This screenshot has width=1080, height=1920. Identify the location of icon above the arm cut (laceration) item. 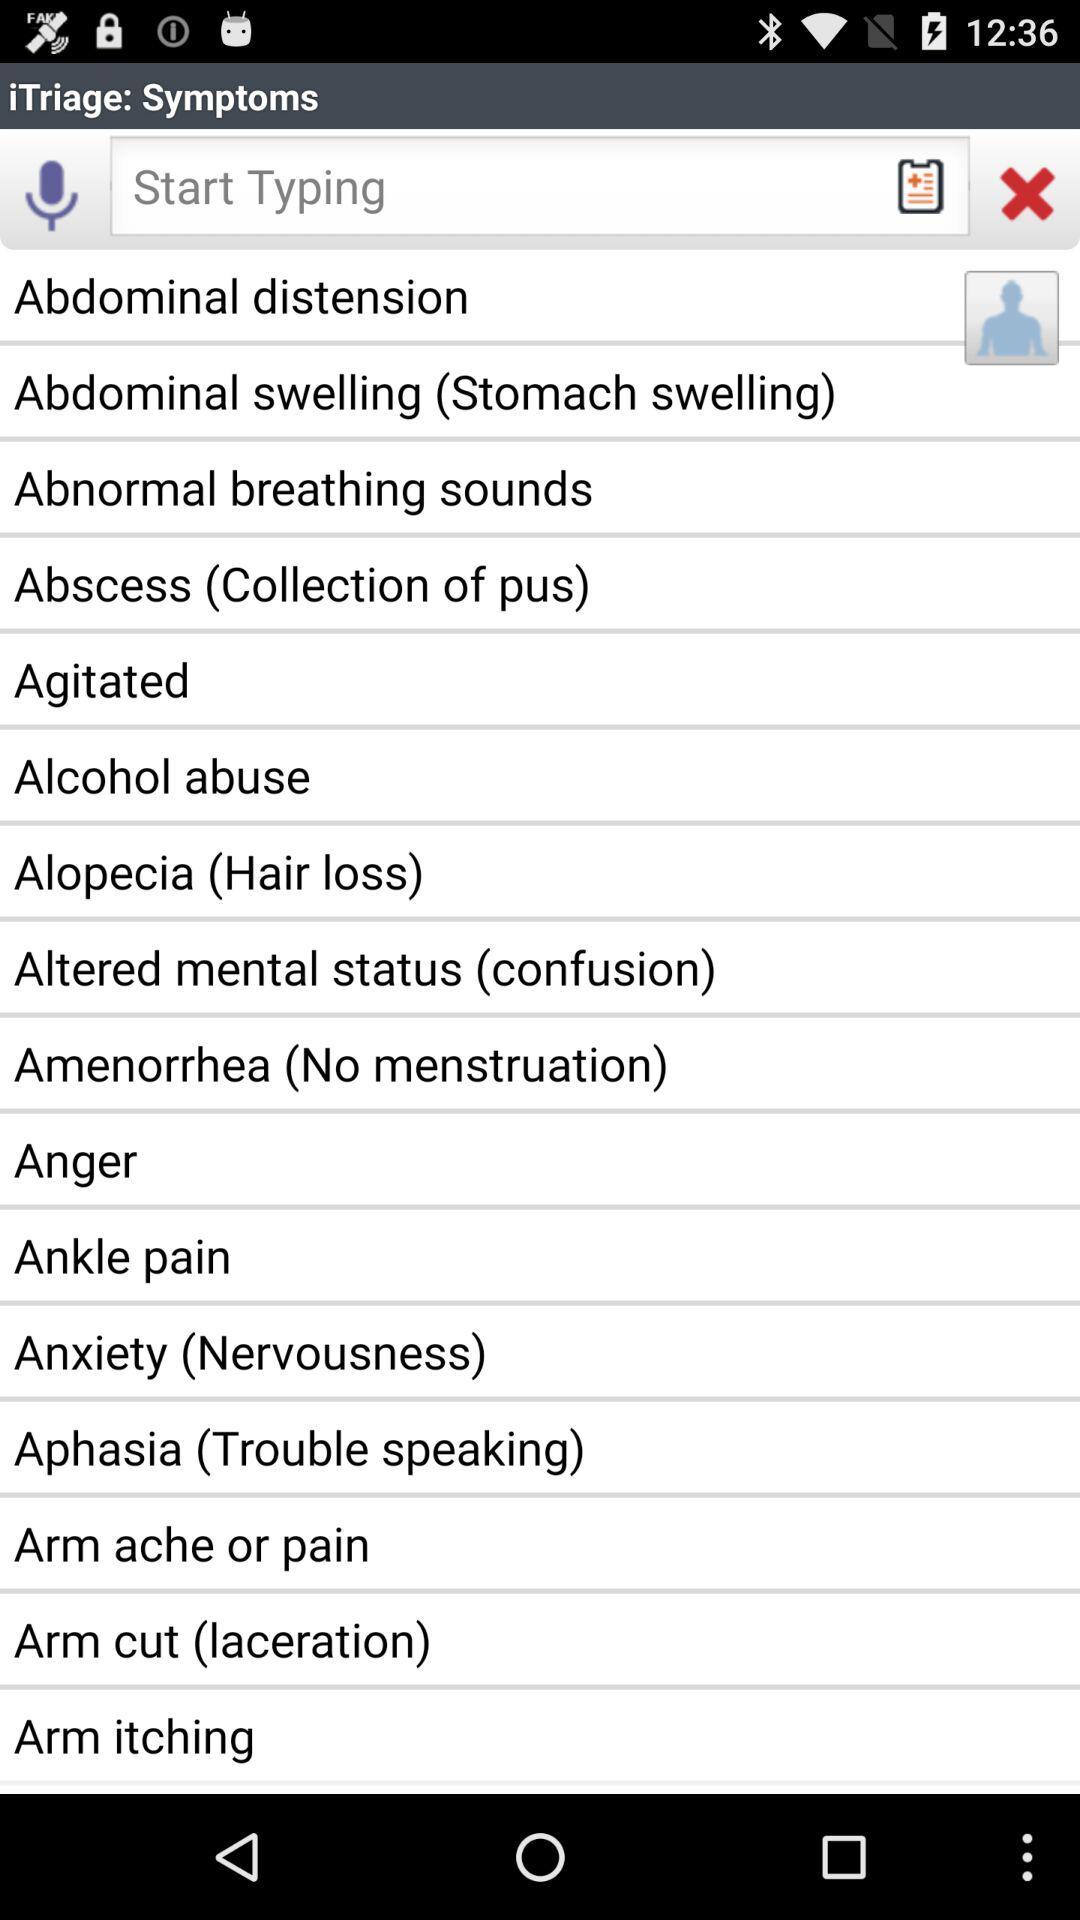
(540, 1542).